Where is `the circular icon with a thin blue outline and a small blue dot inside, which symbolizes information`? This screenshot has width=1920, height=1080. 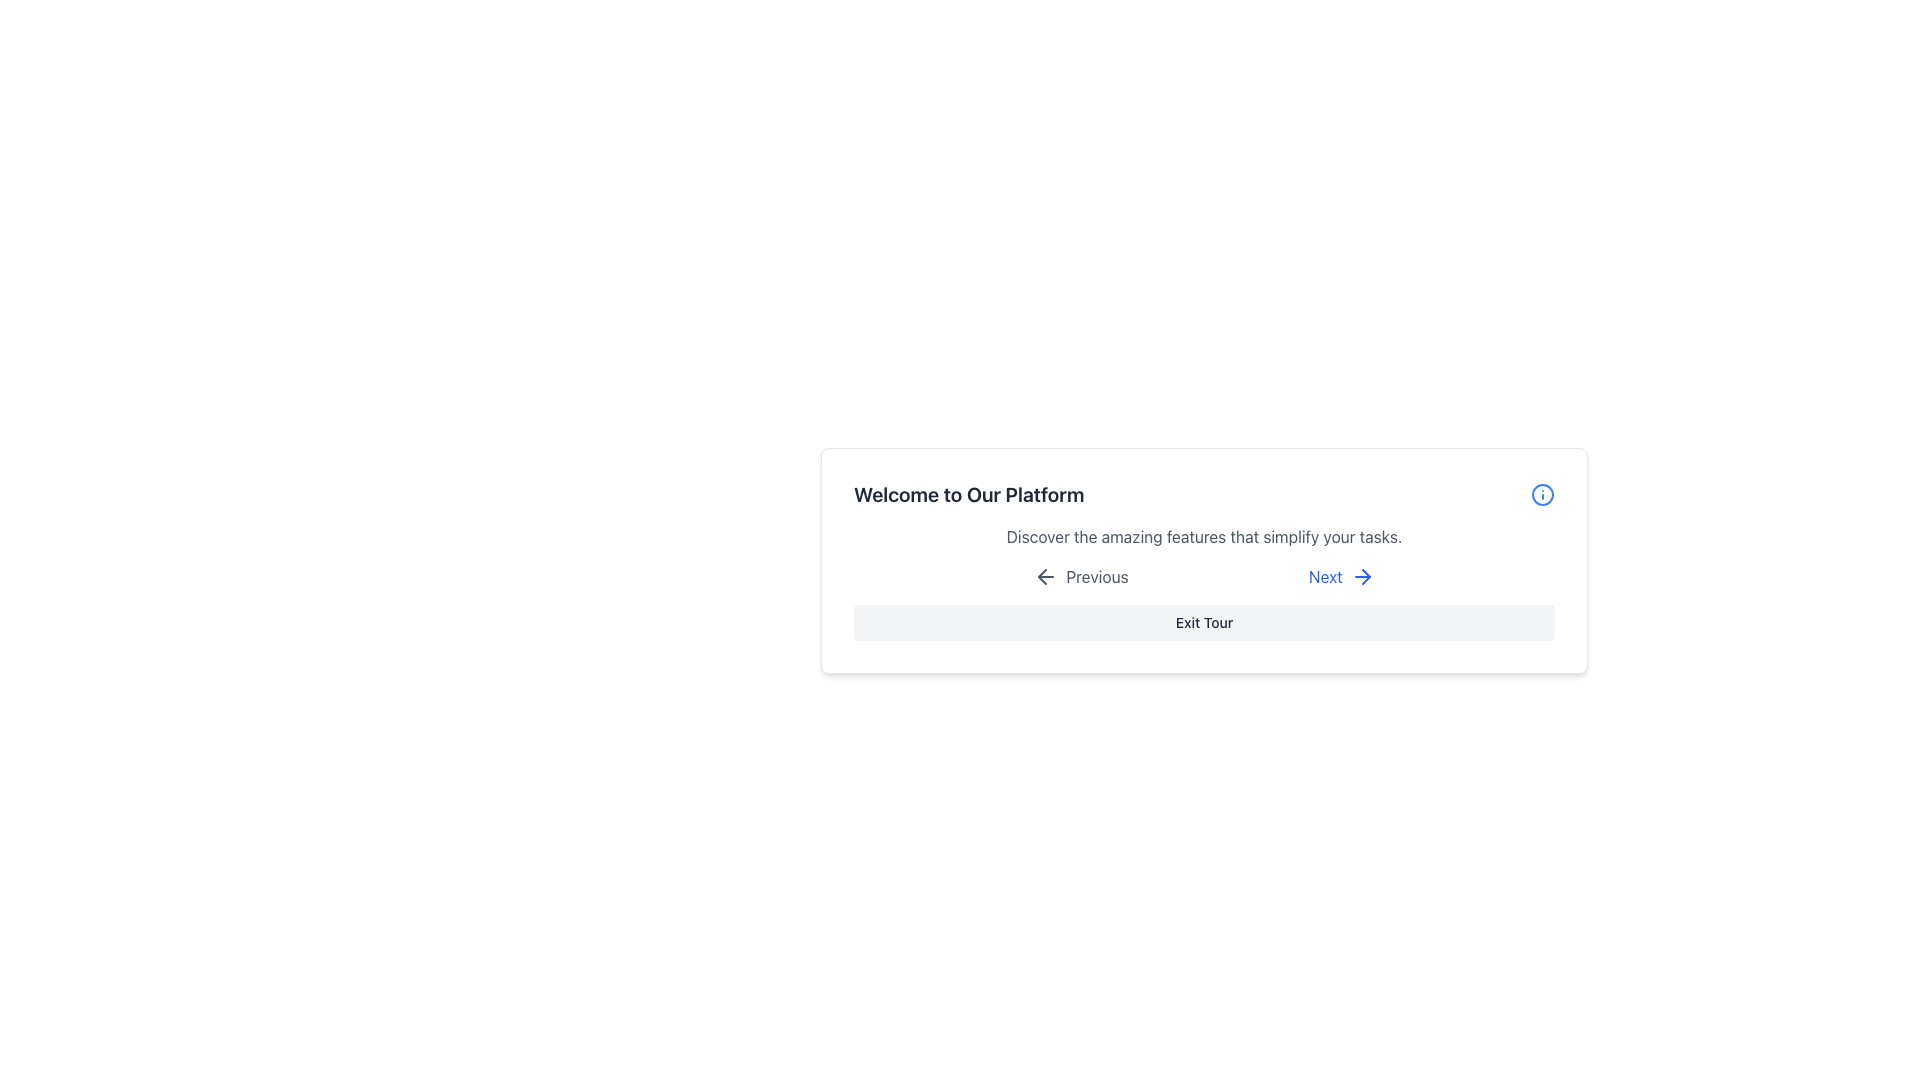 the circular icon with a thin blue outline and a small blue dot inside, which symbolizes information is located at coordinates (1541, 494).